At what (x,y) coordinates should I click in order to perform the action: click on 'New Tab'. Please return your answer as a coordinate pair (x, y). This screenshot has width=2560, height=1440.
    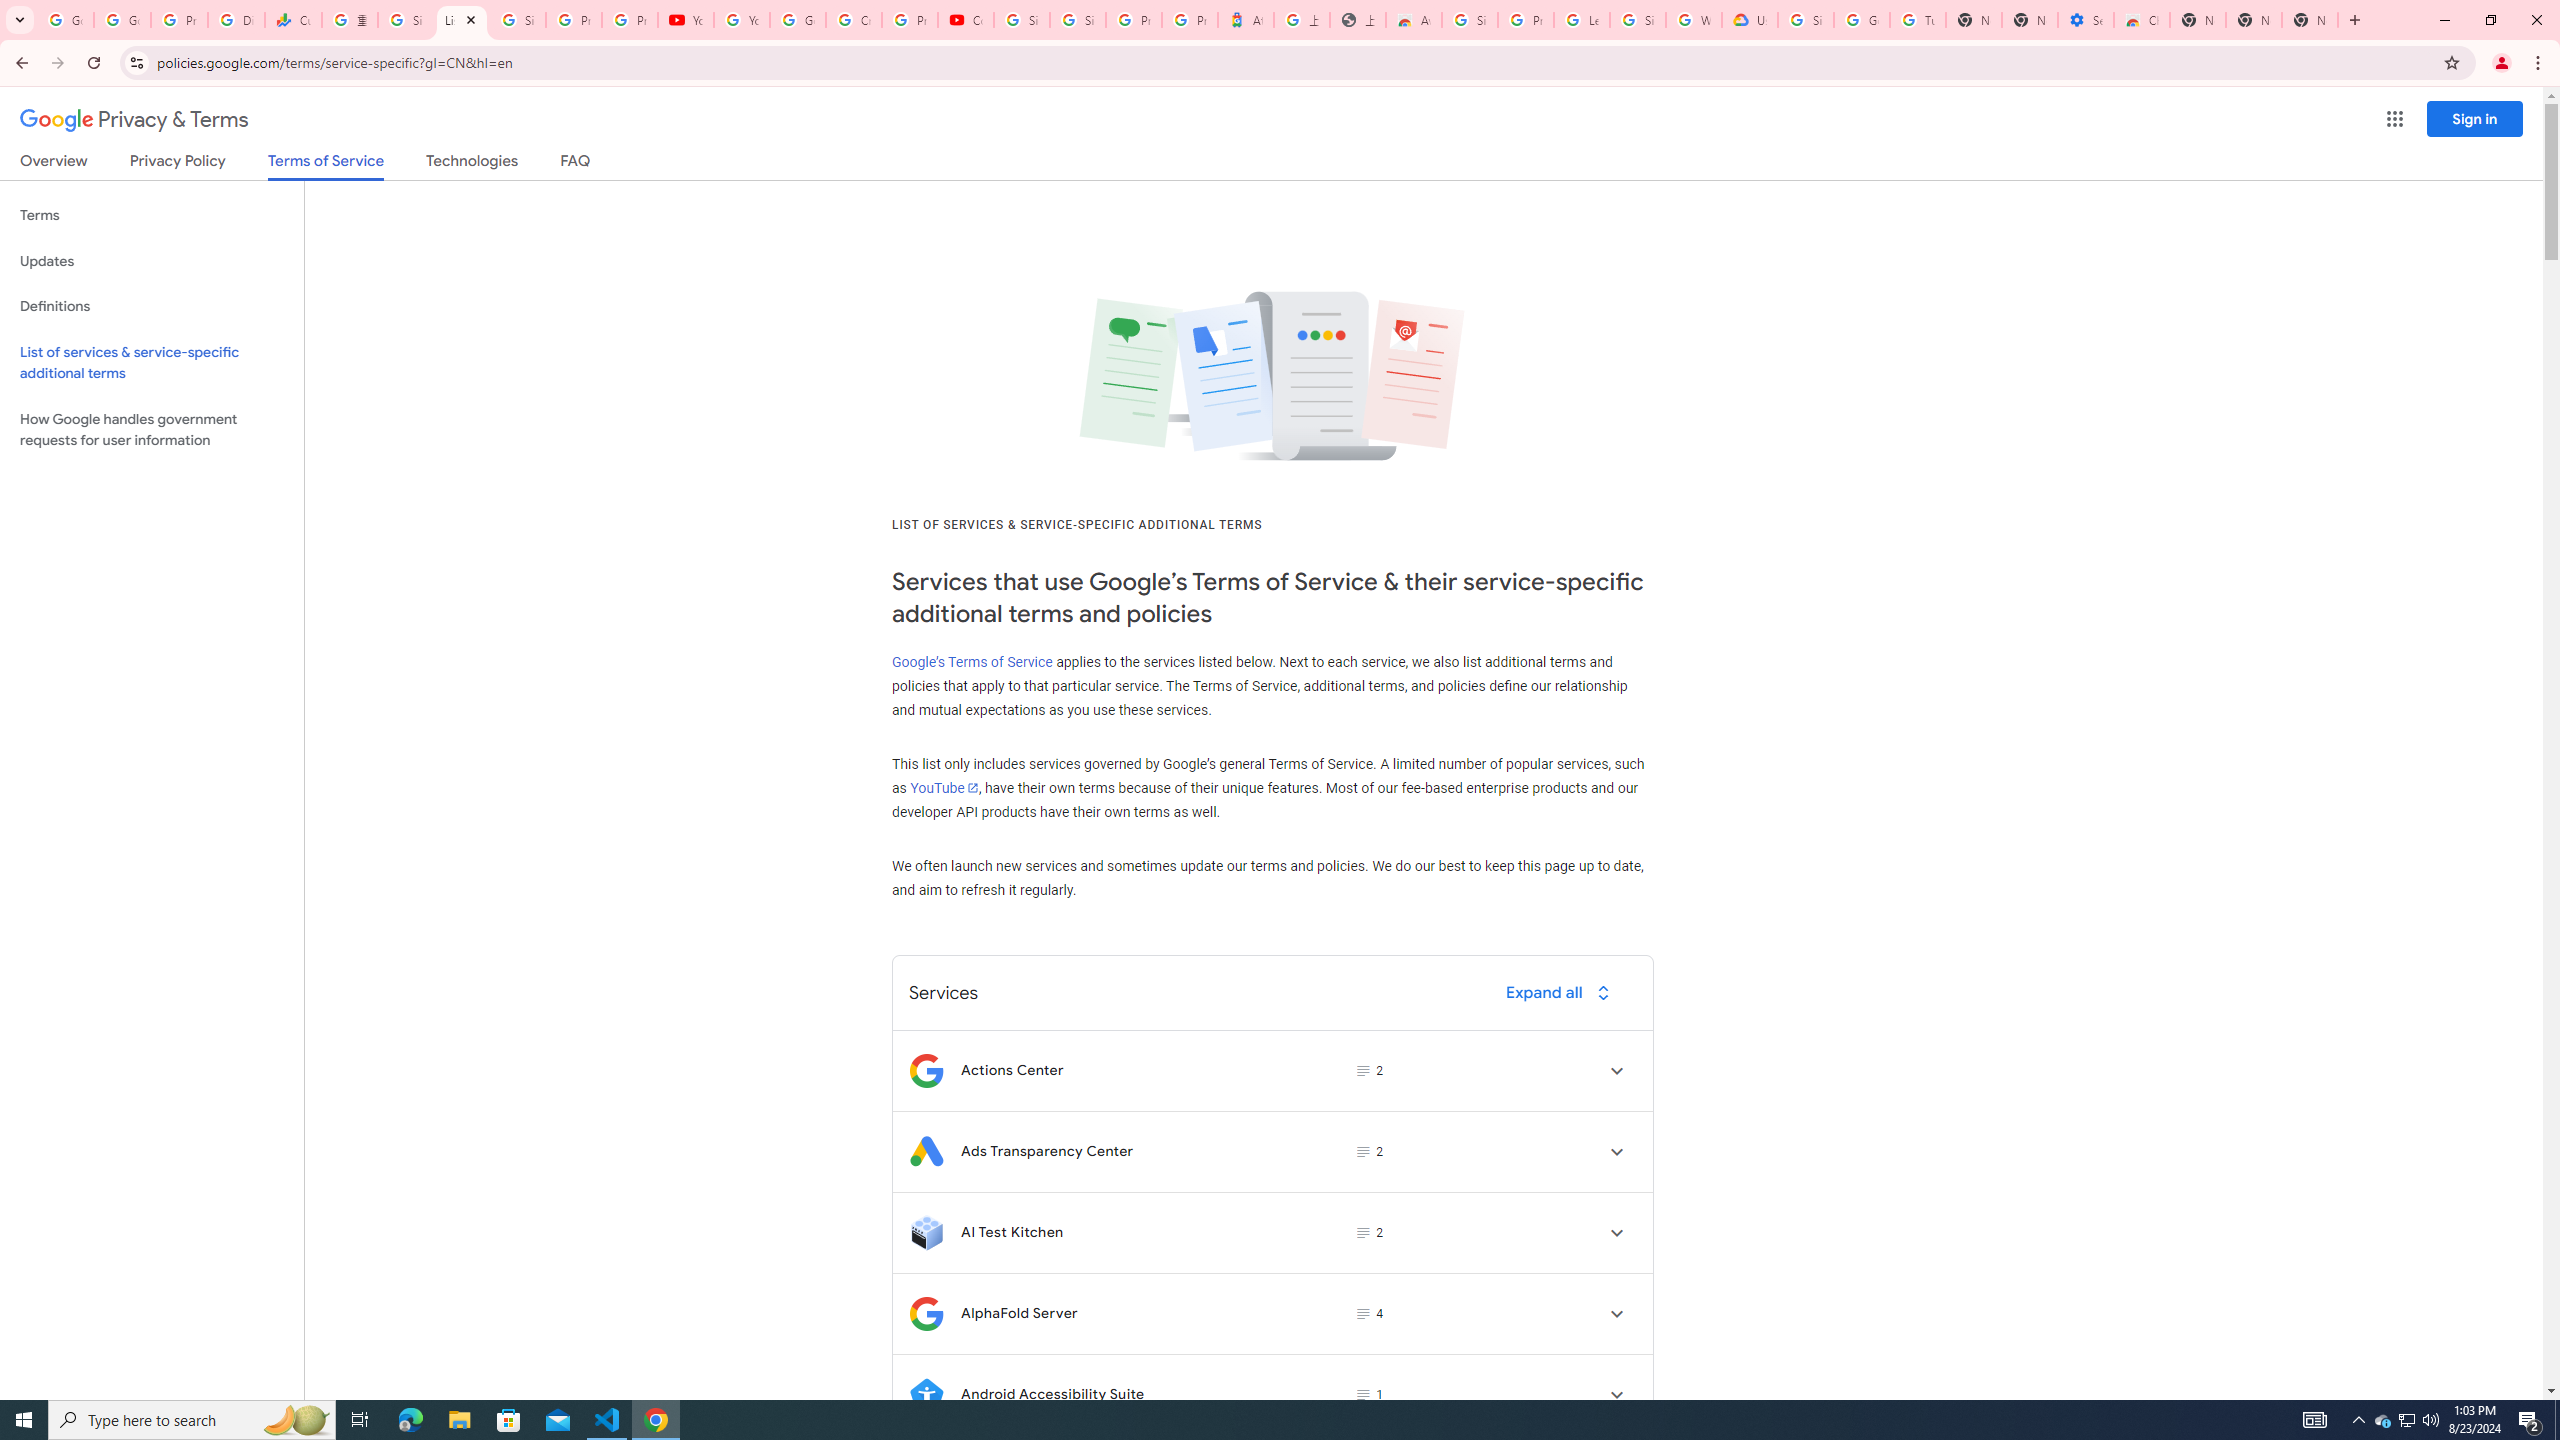
    Looking at the image, I should click on (2197, 19).